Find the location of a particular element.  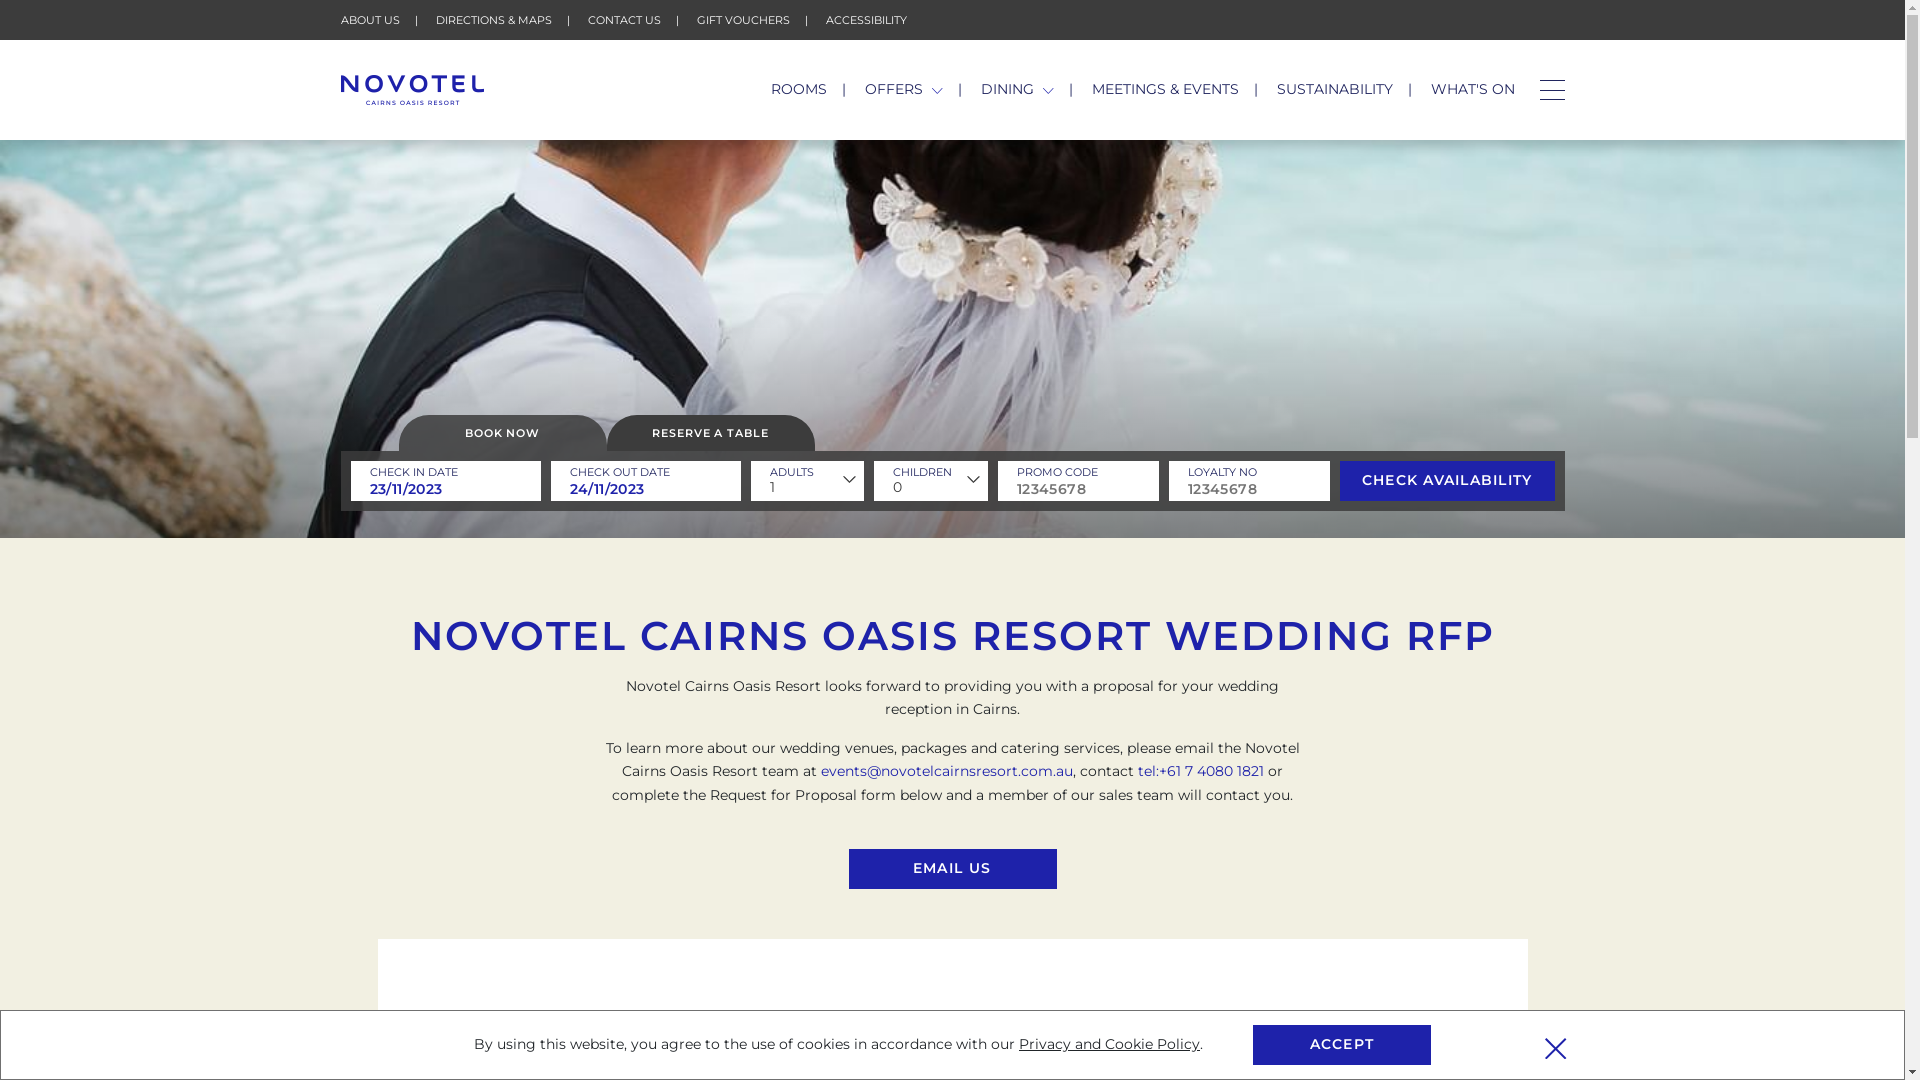

'EMAIL US is located at coordinates (950, 867).